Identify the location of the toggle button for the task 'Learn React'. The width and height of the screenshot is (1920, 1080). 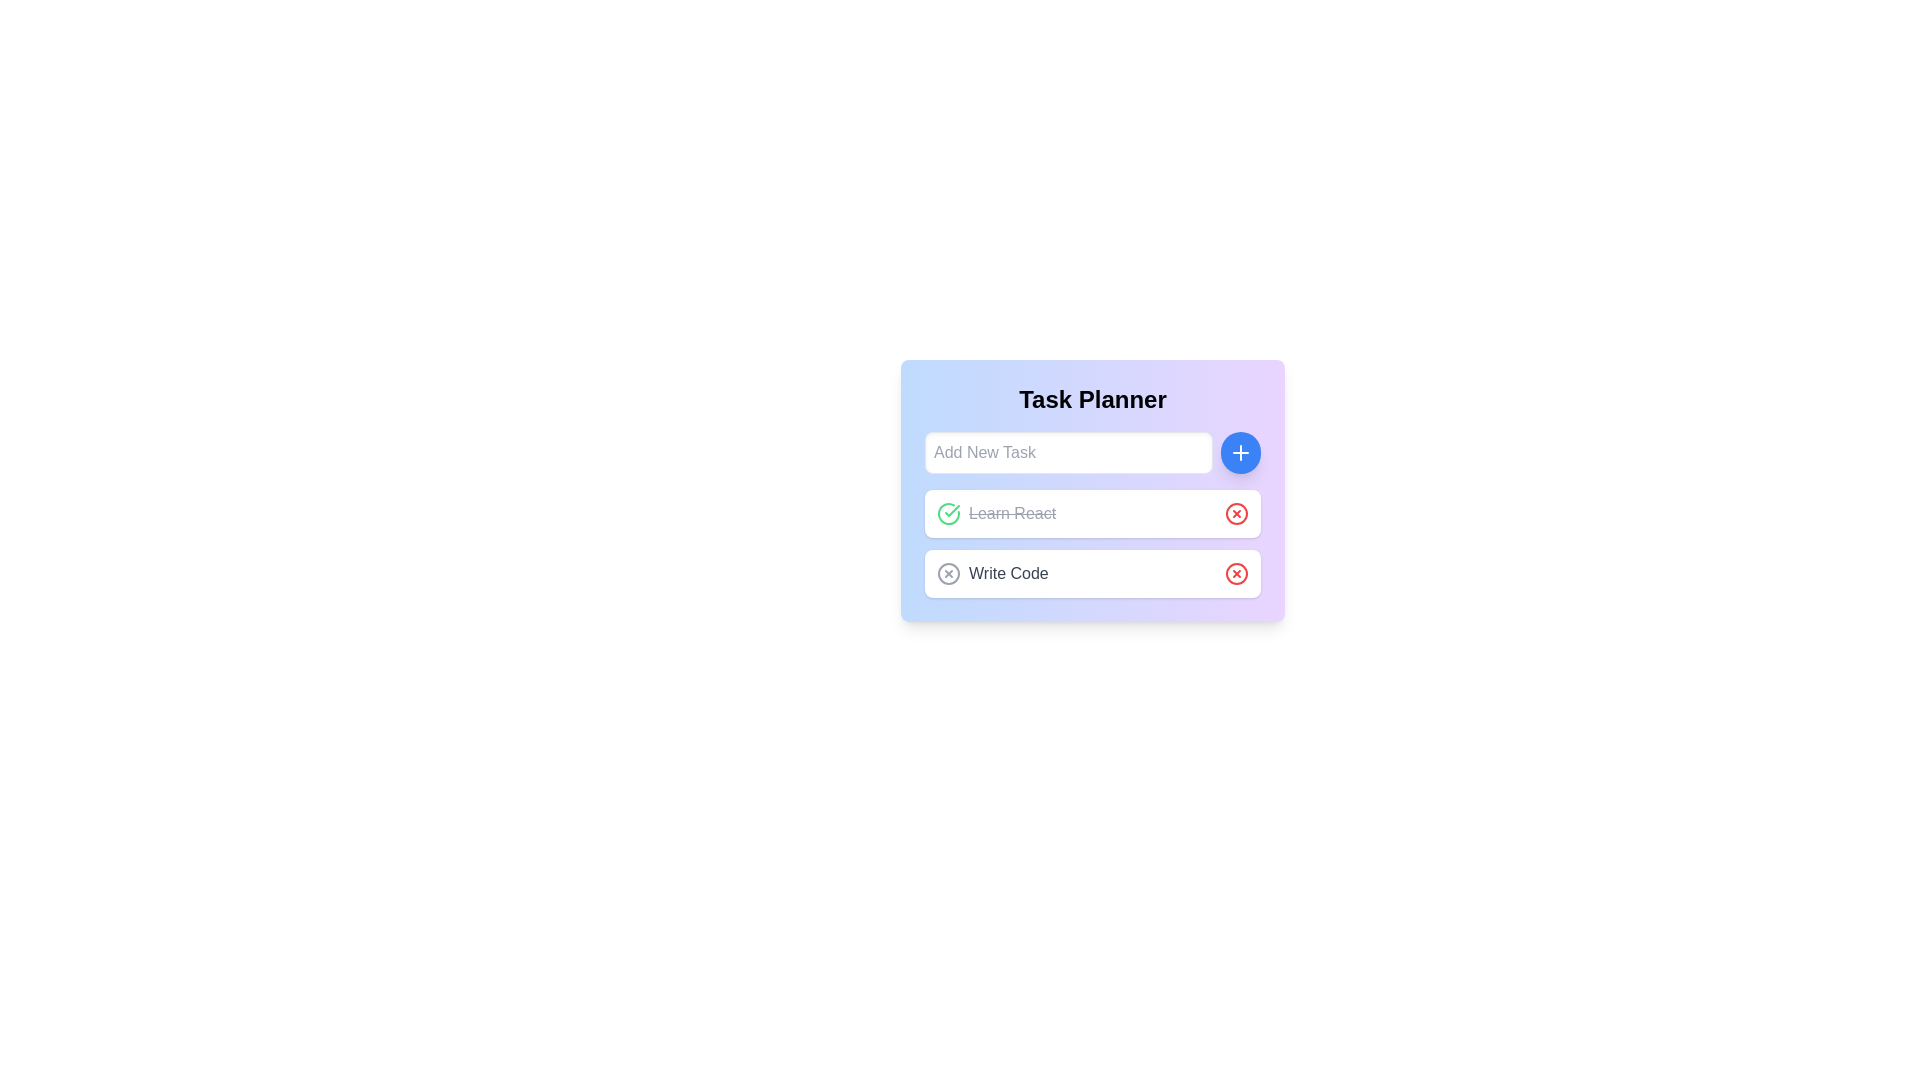
(948, 512).